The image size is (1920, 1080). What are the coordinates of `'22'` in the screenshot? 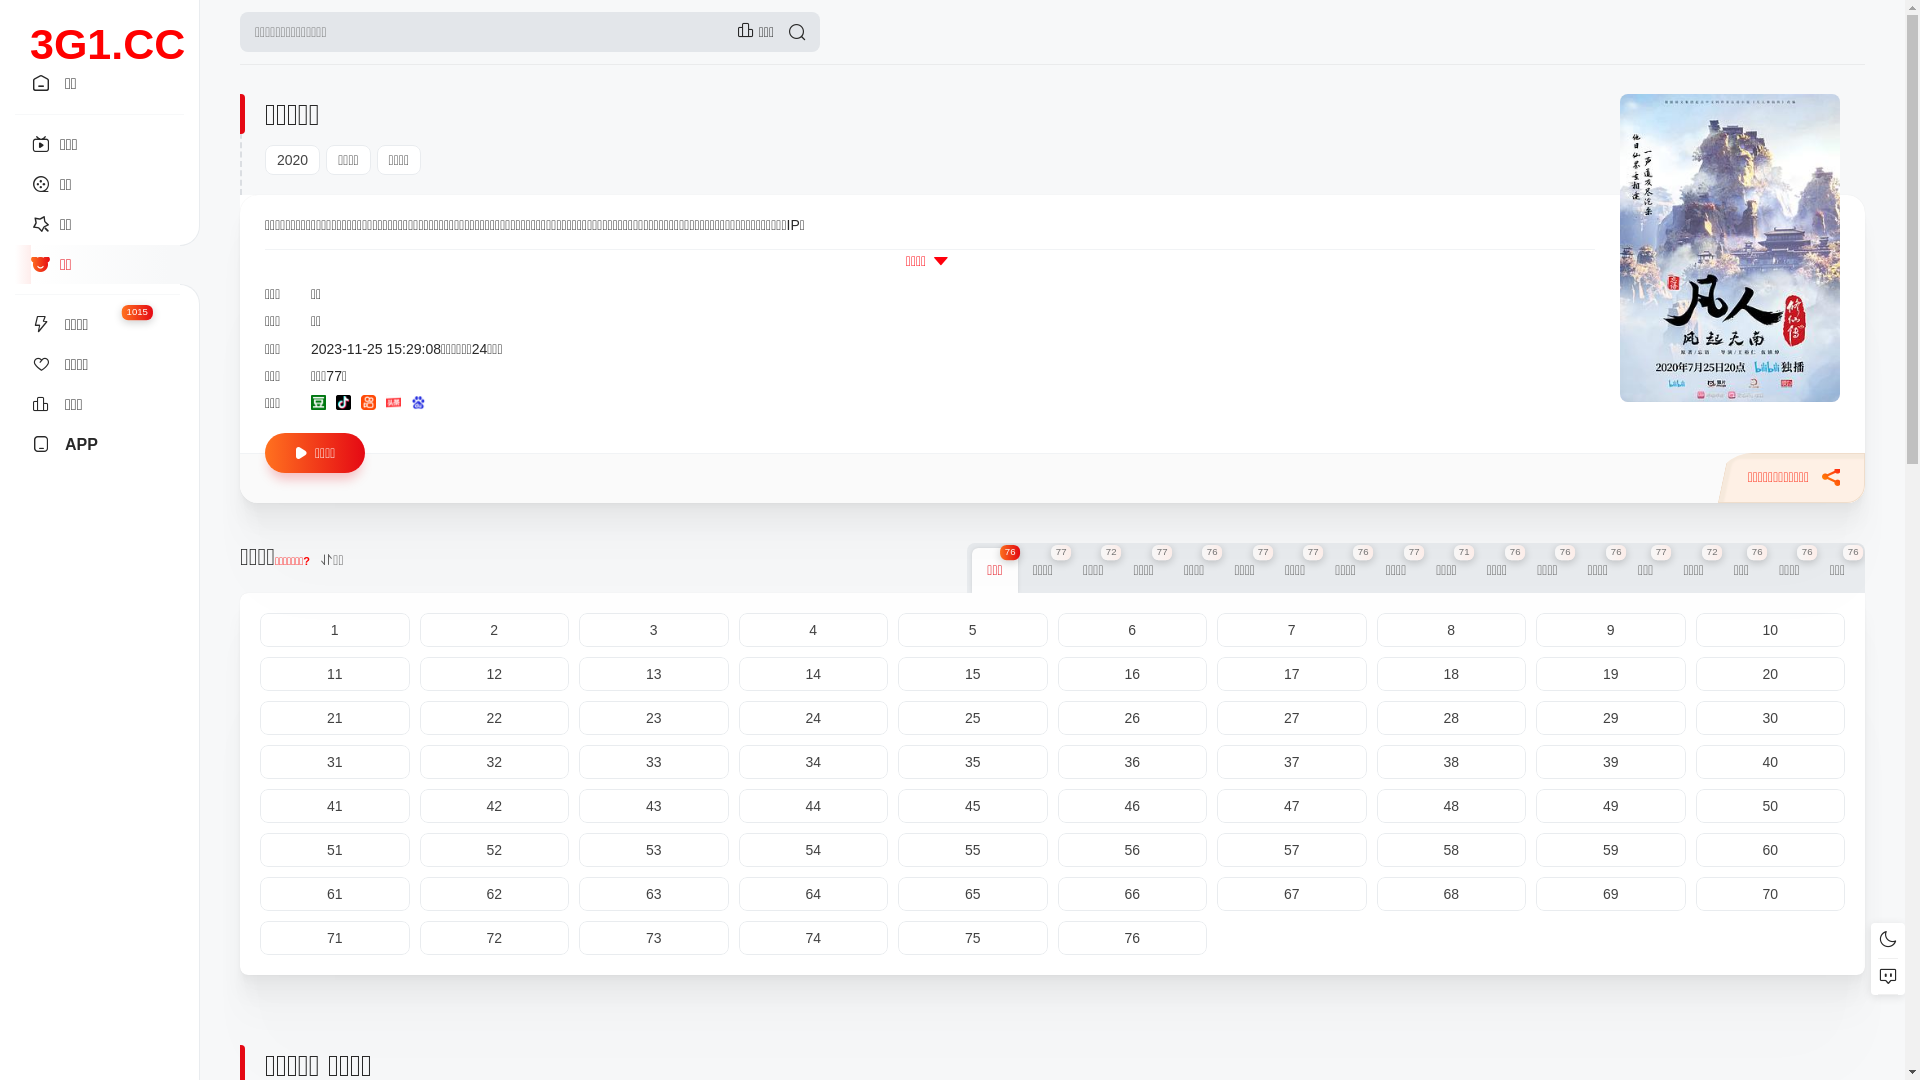 It's located at (494, 716).